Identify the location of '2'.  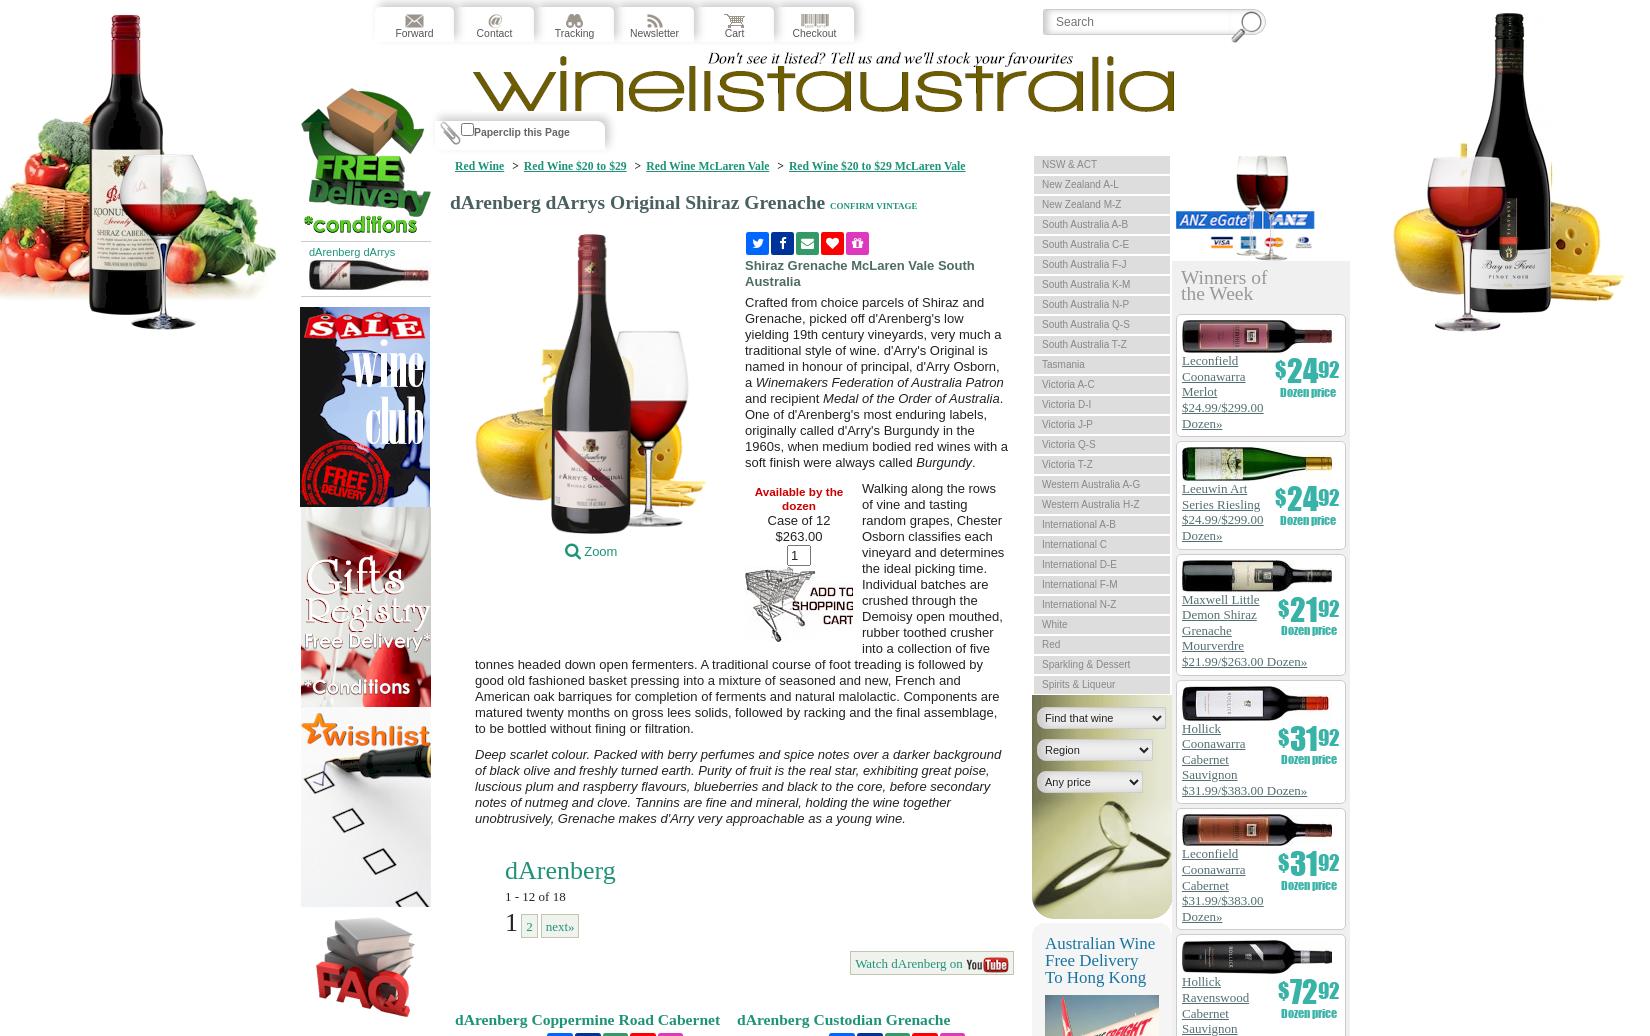
(527, 925).